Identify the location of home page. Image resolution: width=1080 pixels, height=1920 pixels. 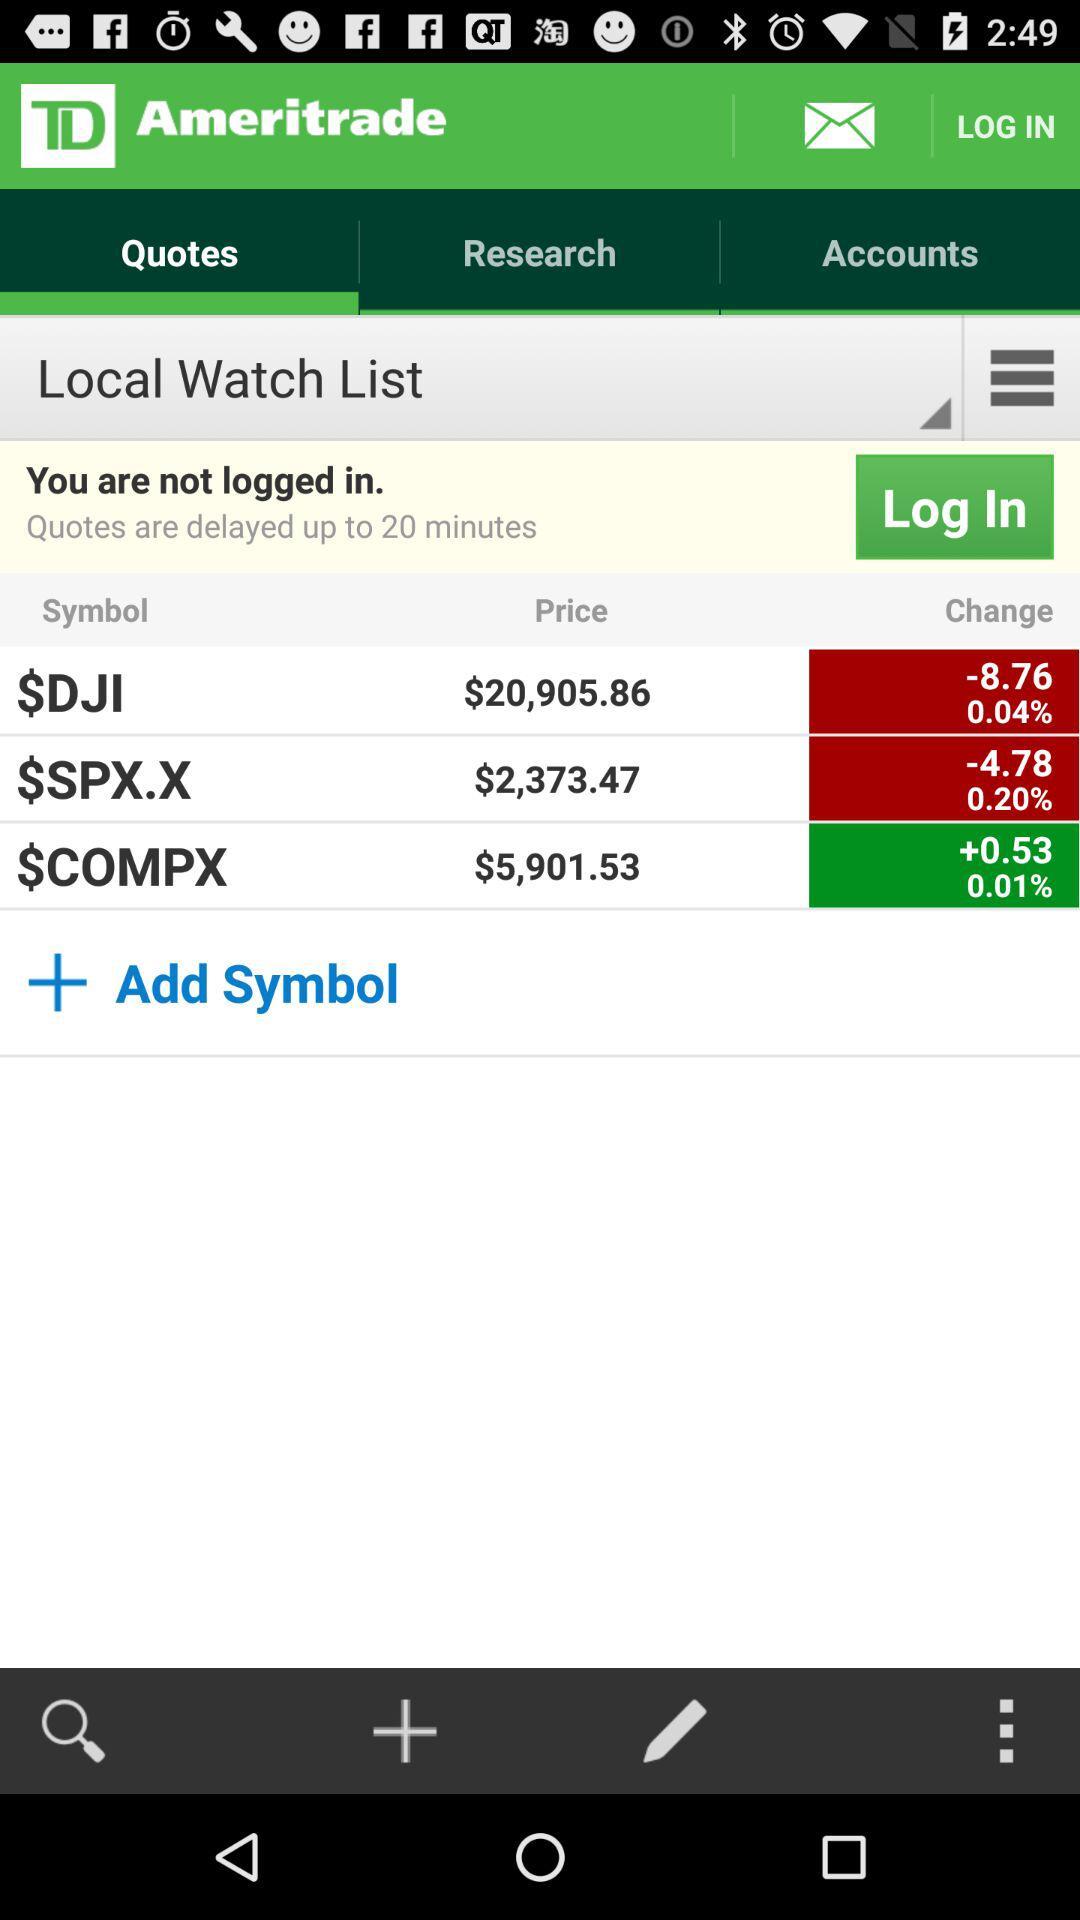
(232, 124).